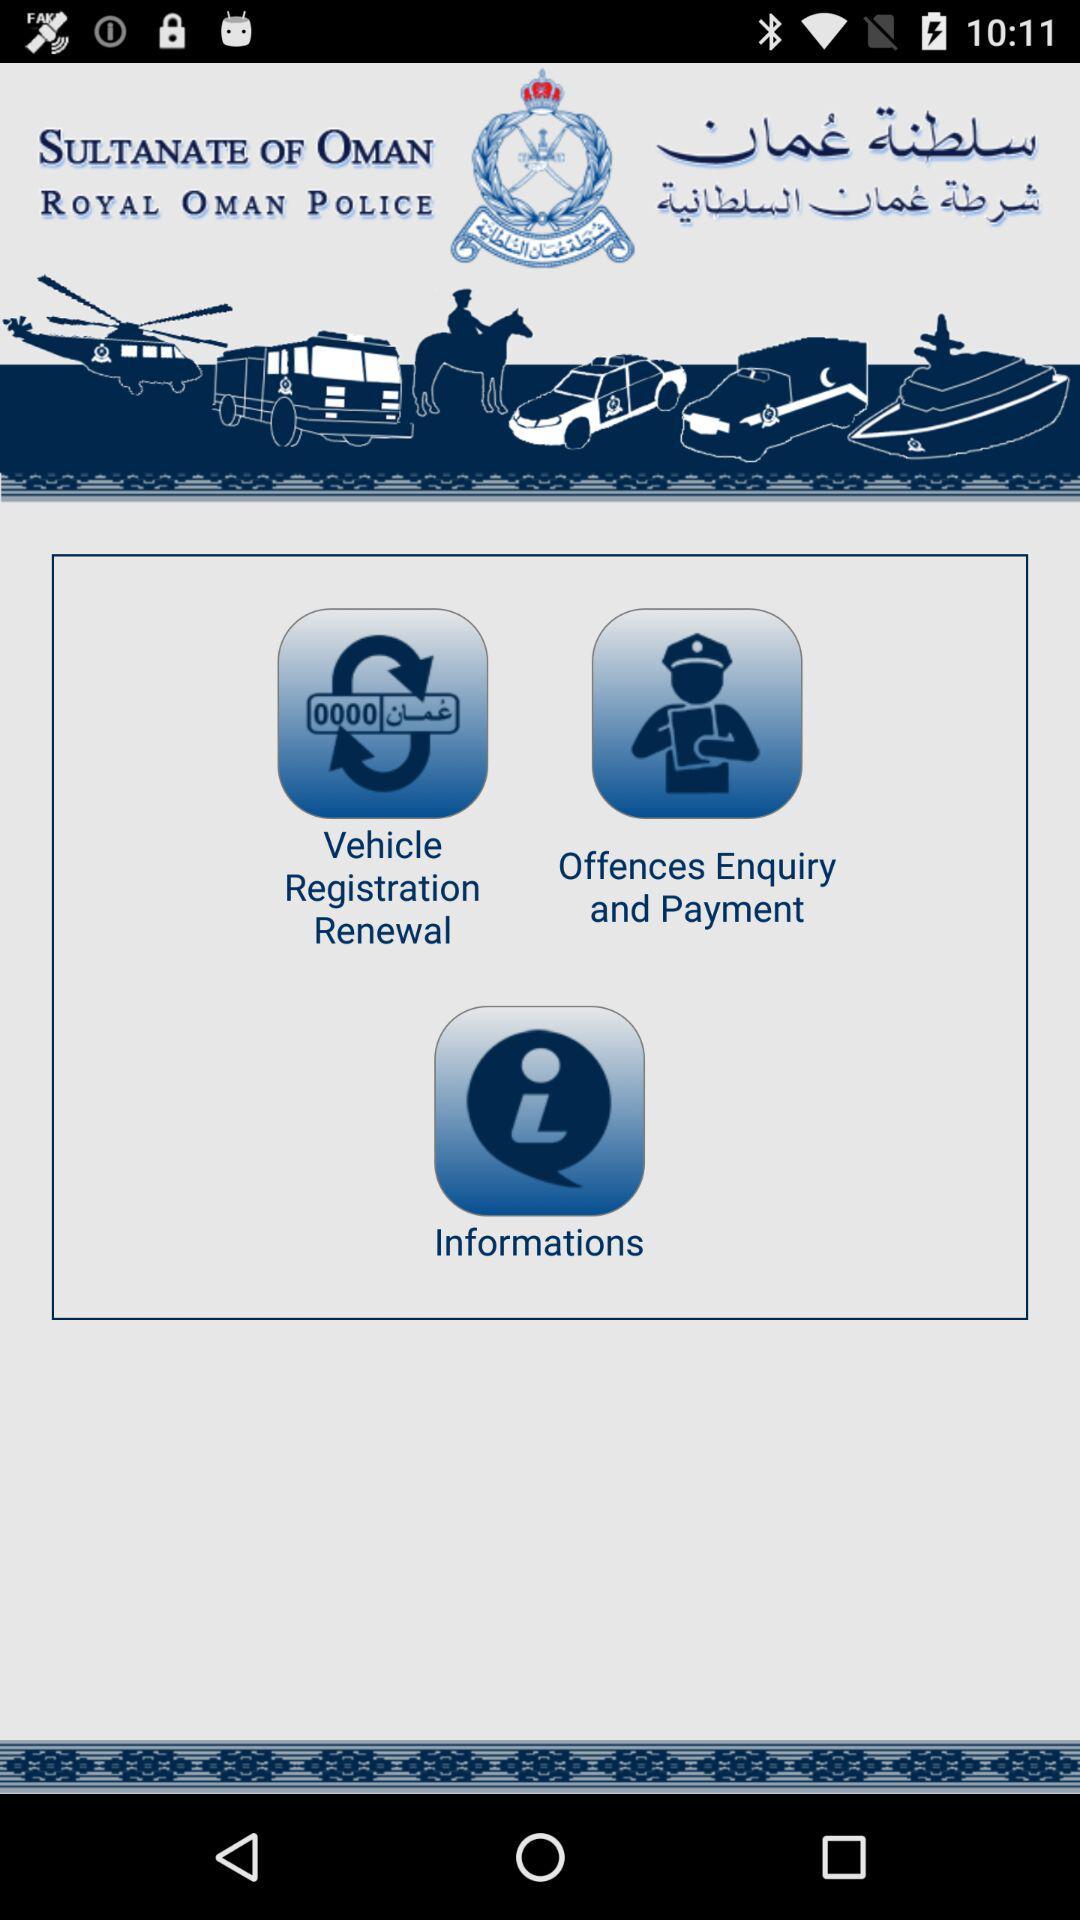  I want to click on information, so click(538, 1110).